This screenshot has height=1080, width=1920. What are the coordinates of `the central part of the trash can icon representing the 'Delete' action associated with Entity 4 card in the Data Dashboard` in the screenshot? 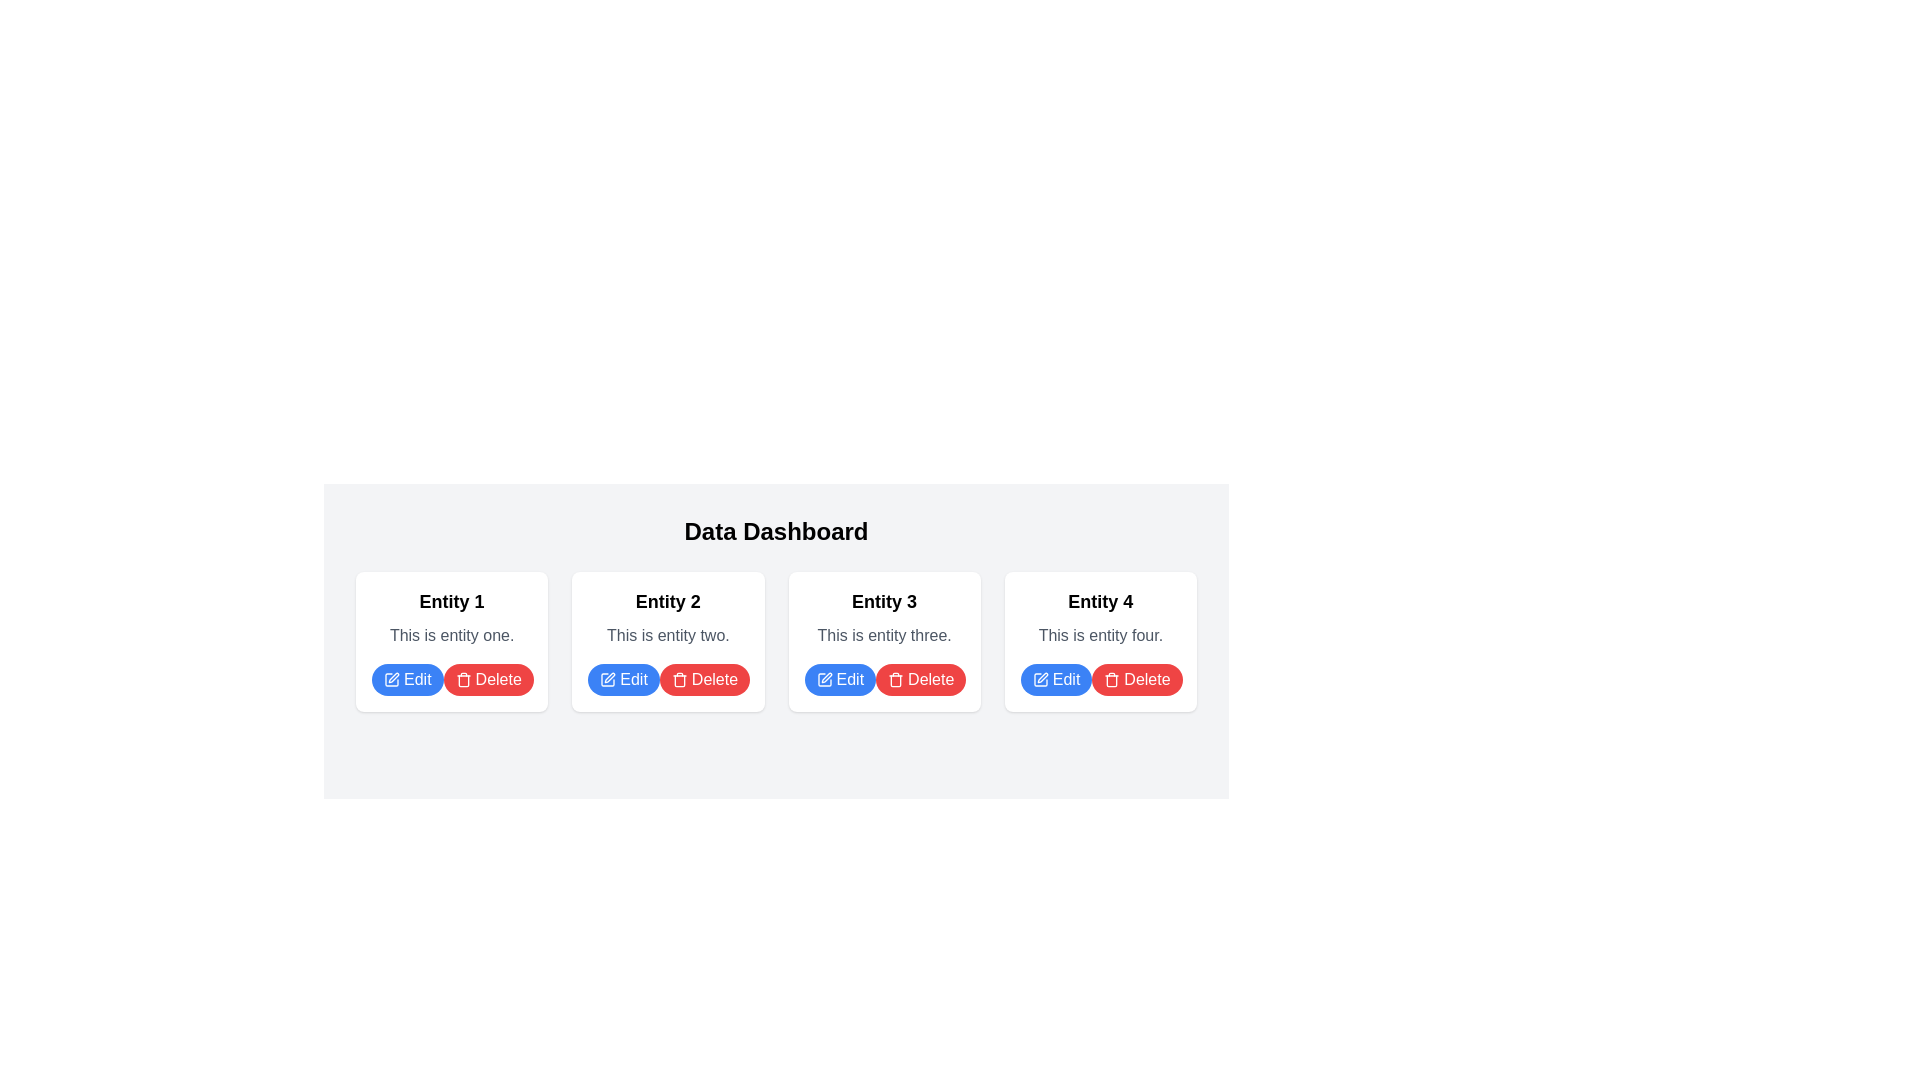 It's located at (895, 680).